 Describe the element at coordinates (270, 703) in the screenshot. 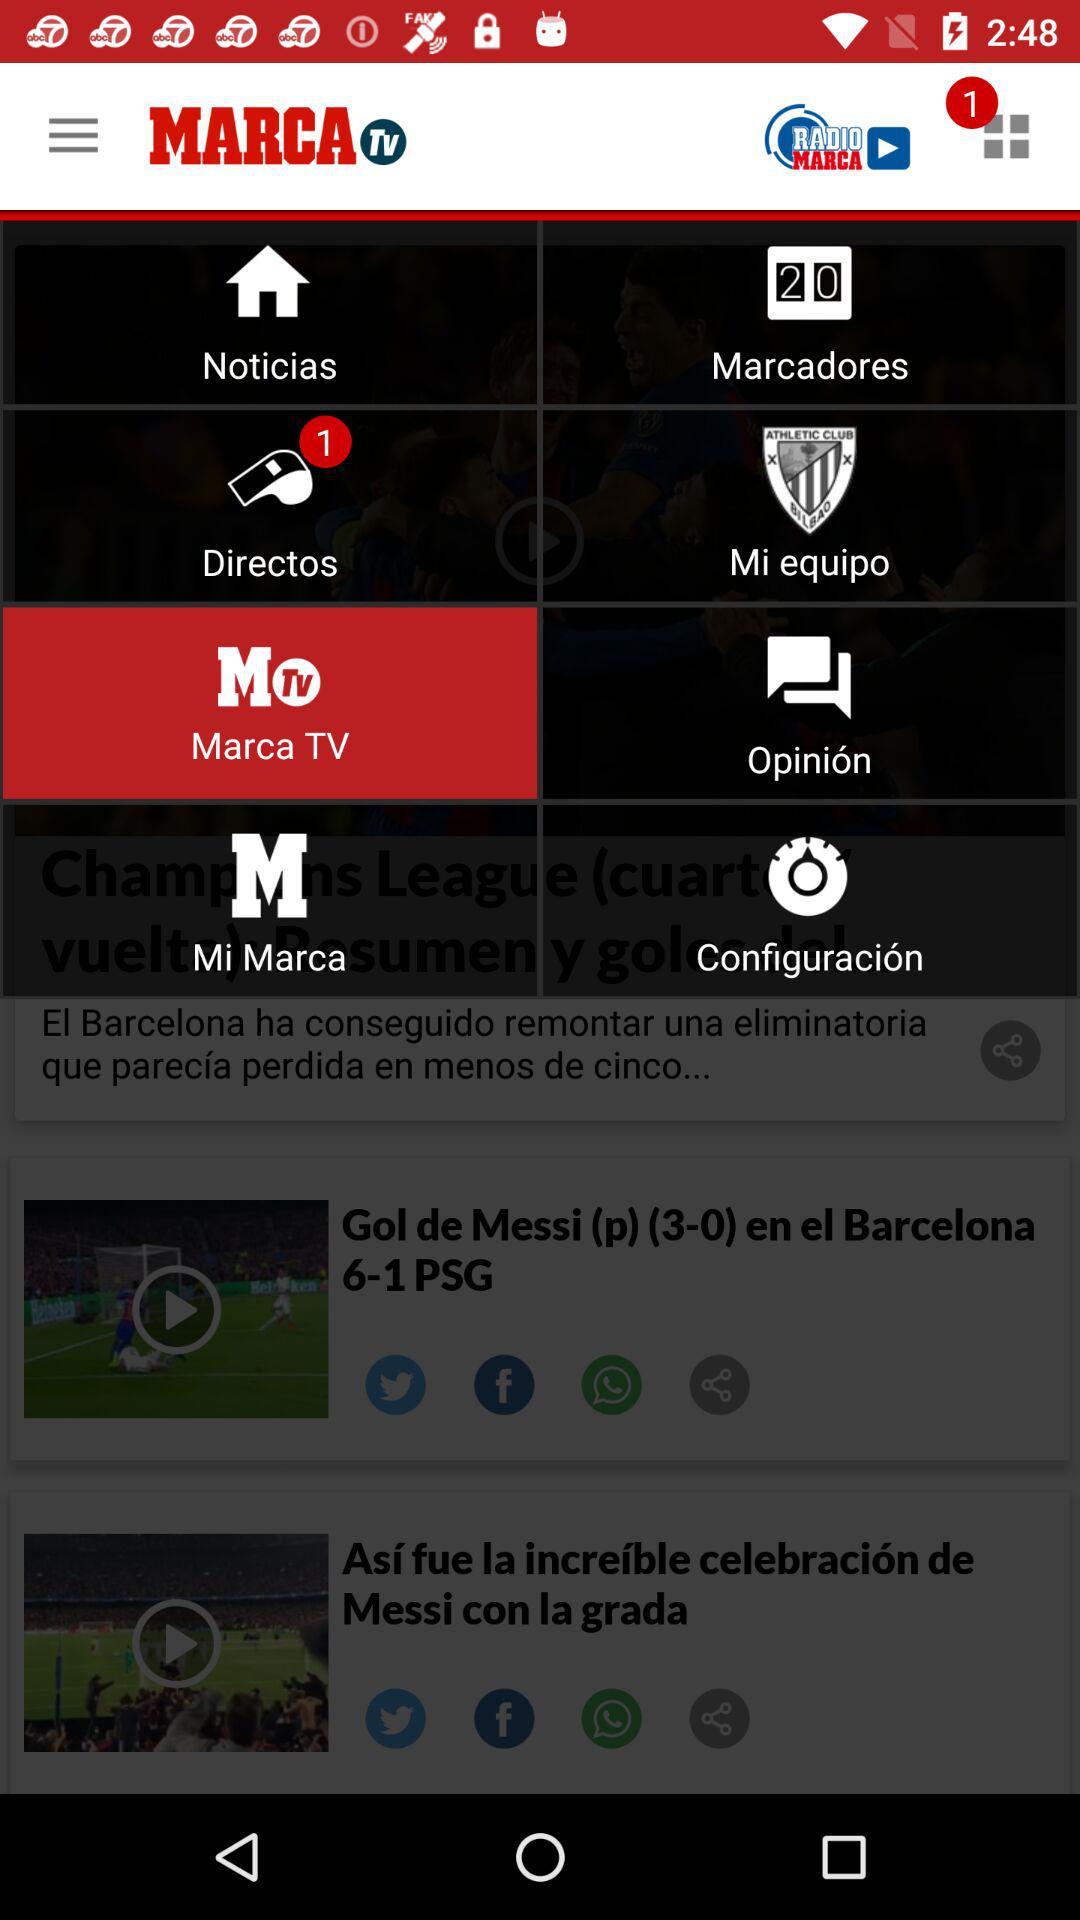

I see `switch autoplay option` at that location.